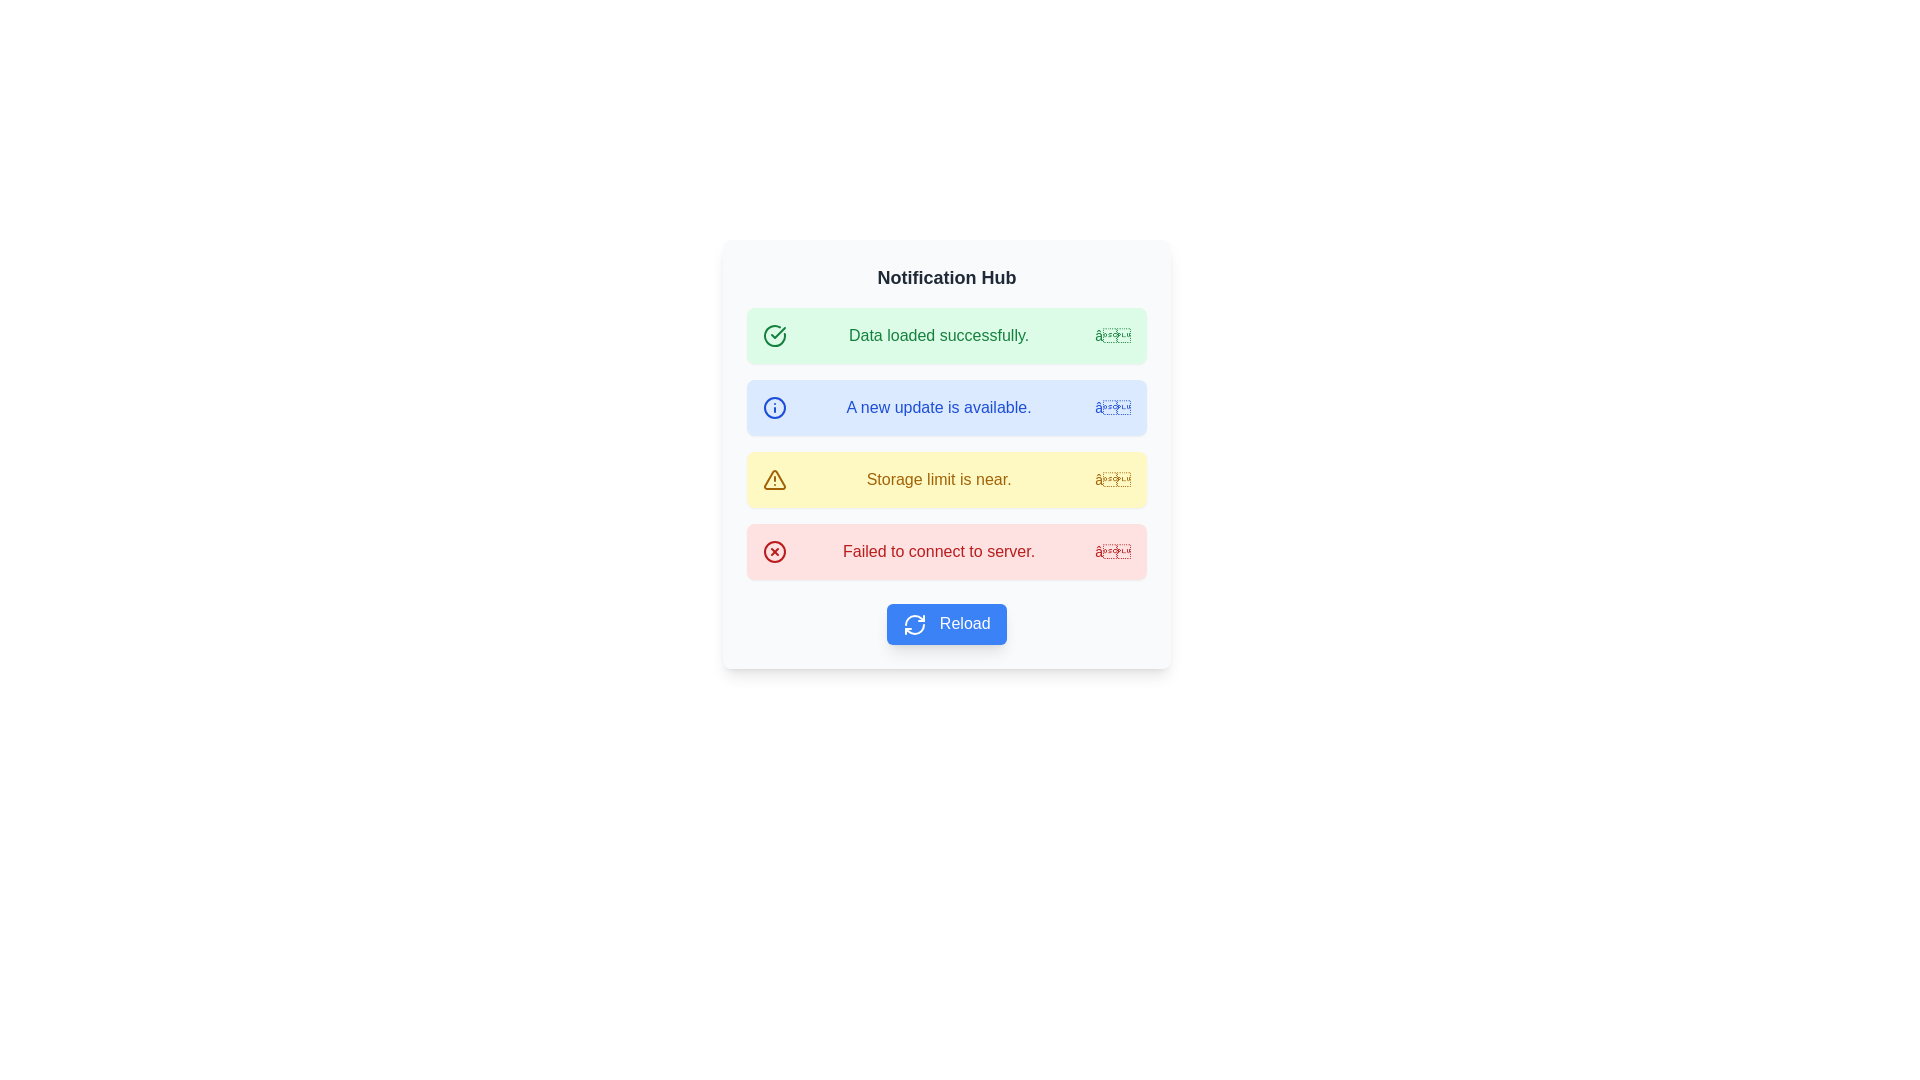  Describe the element at coordinates (1112, 334) in the screenshot. I see `the dismiss button located at the far right of the green notification bar that closes the notification for 'Data loaded successfully.'` at that location.